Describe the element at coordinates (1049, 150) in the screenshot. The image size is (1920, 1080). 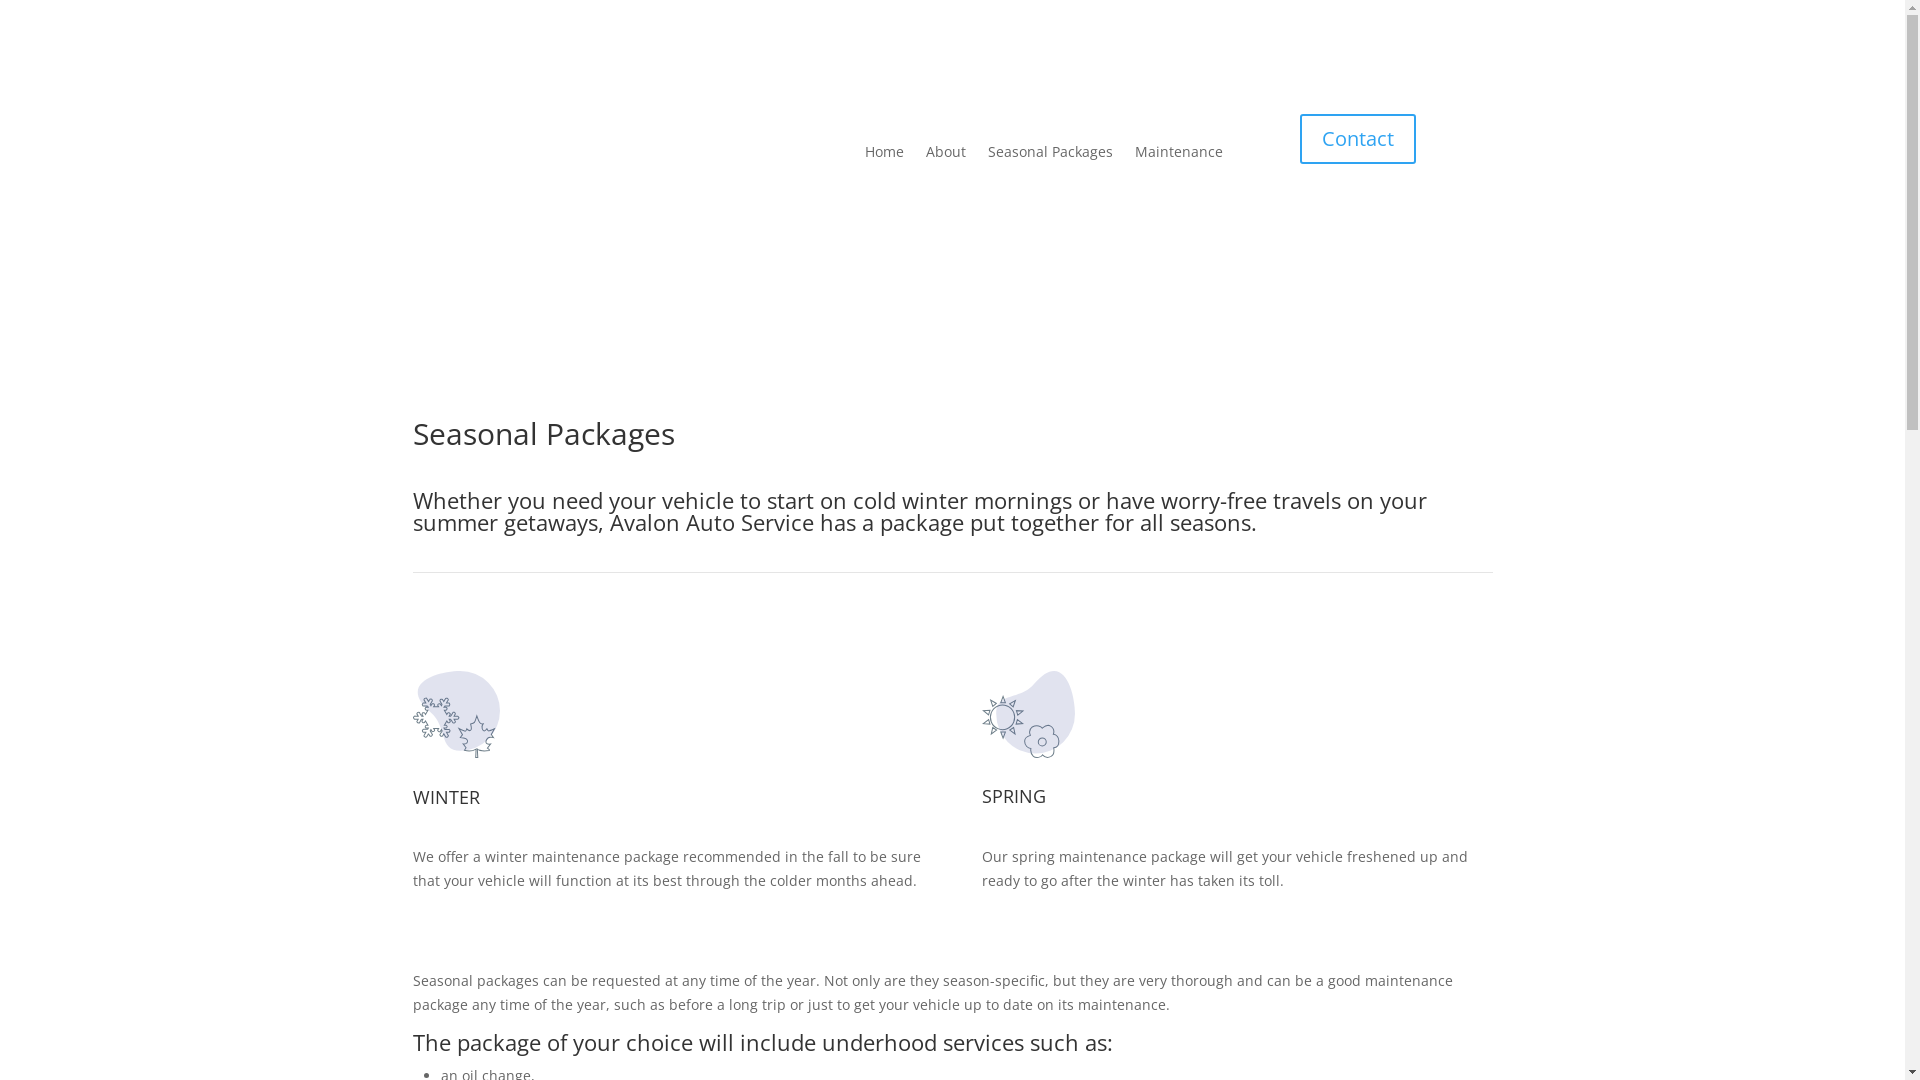
I see `'Seasonal Packages'` at that location.